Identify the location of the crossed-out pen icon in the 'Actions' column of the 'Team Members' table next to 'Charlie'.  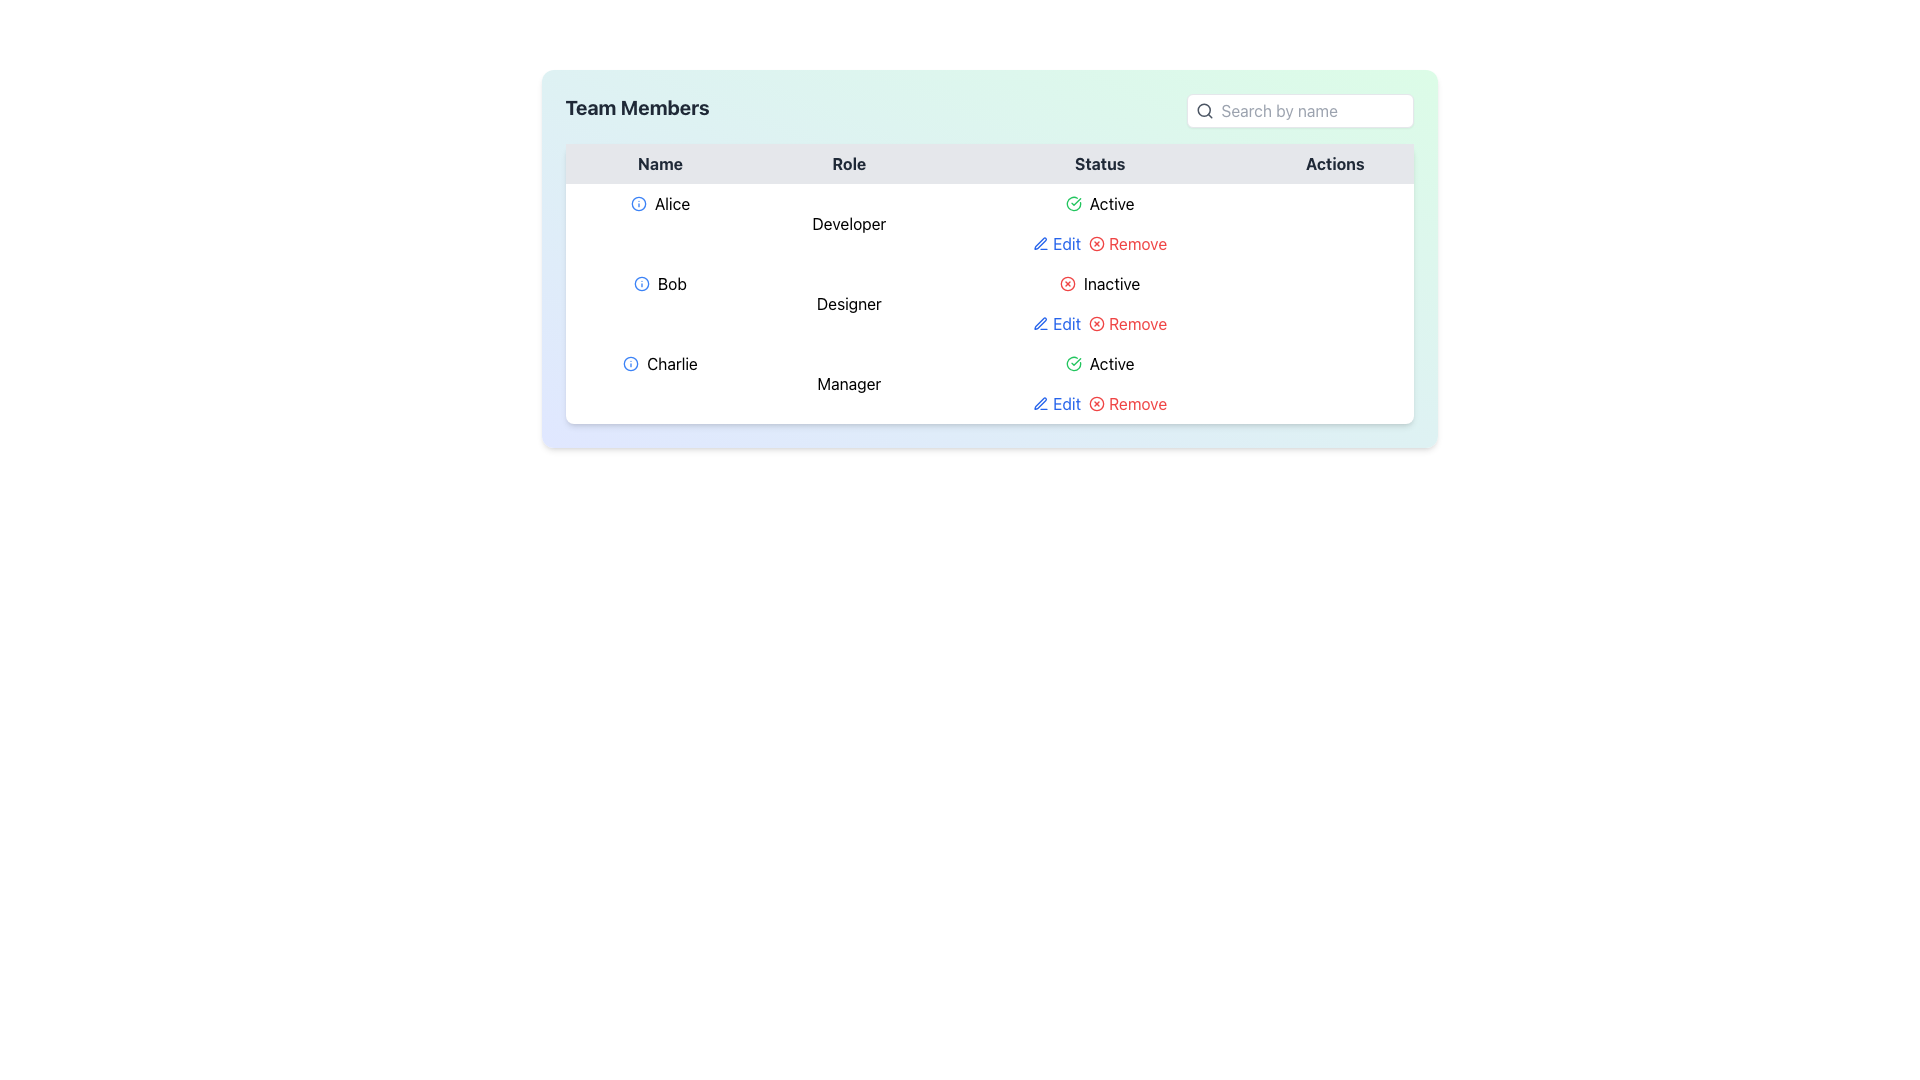
(1040, 403).